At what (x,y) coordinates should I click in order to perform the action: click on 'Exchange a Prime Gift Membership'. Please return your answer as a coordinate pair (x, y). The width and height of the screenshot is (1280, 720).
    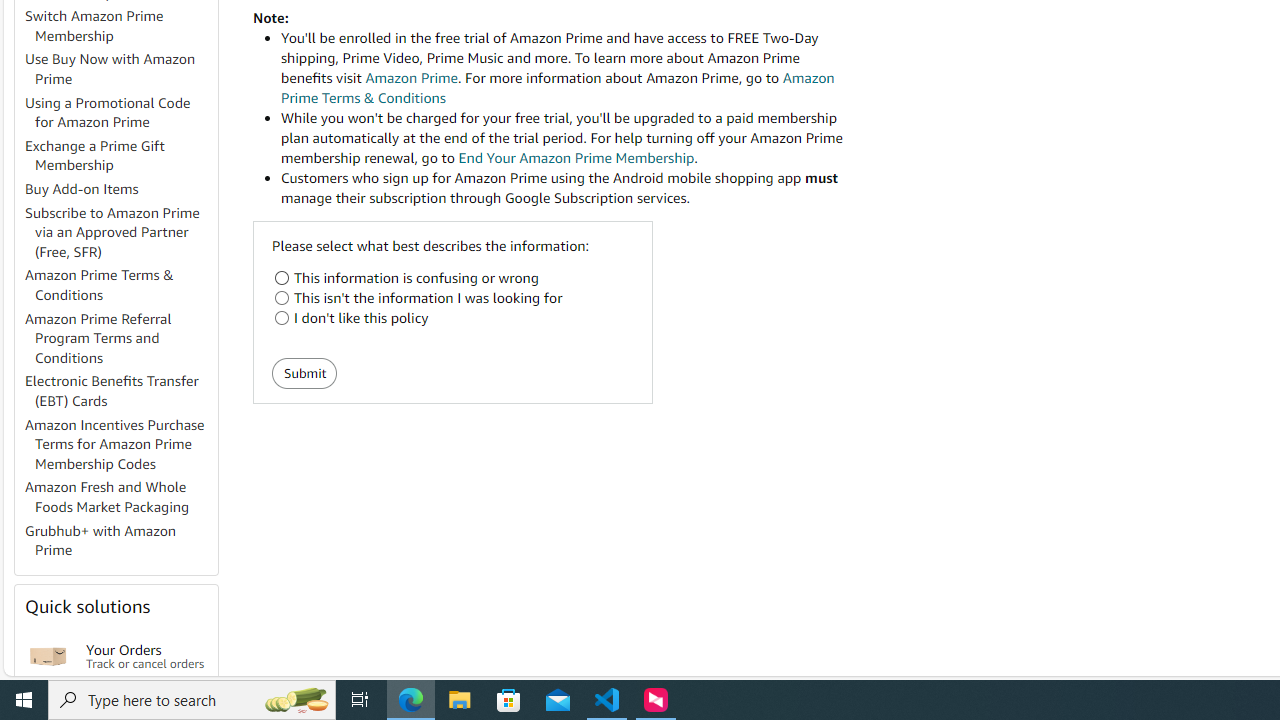
    Looking at the image, I should click on (119, 155).